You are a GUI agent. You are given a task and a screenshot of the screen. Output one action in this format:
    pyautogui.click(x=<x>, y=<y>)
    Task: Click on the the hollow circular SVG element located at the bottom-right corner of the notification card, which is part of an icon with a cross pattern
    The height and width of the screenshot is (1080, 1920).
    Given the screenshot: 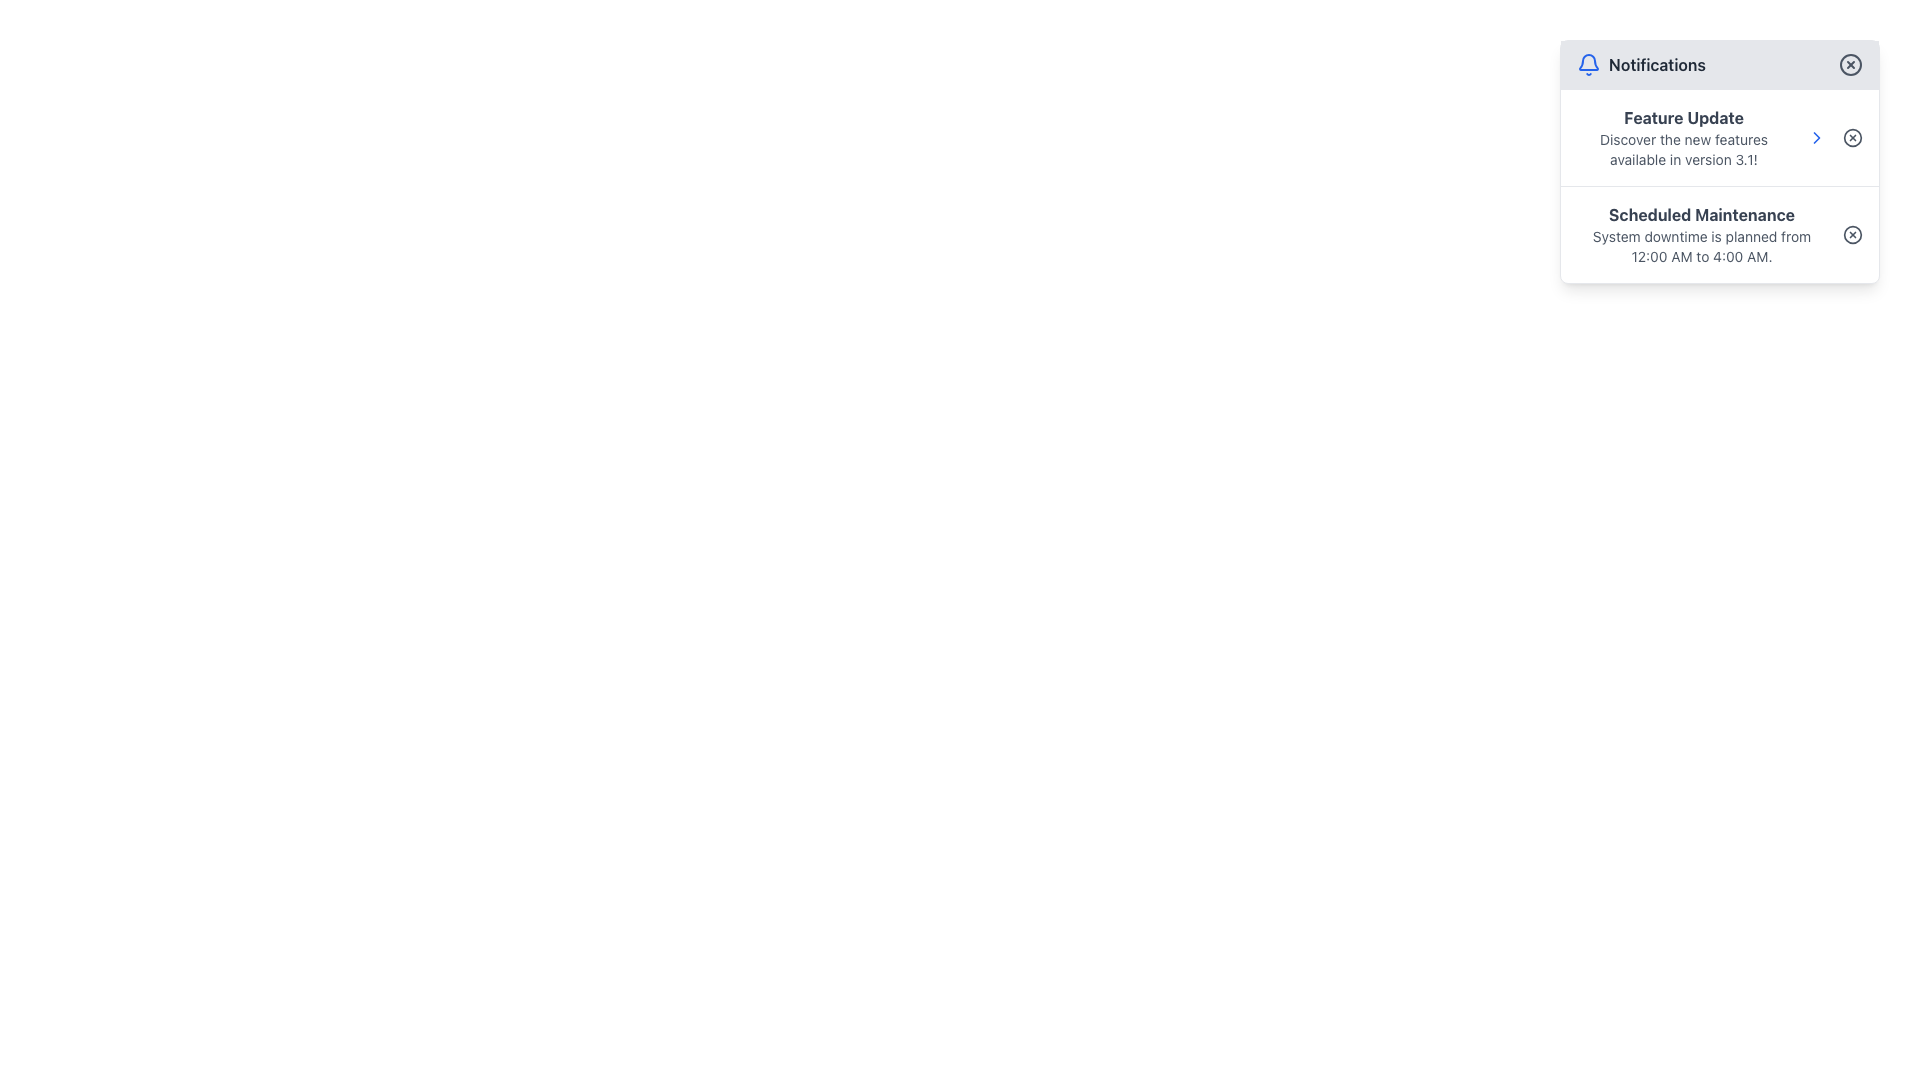 What is the action you would take?
    pyautogui.click(x=1851, y=234)
    